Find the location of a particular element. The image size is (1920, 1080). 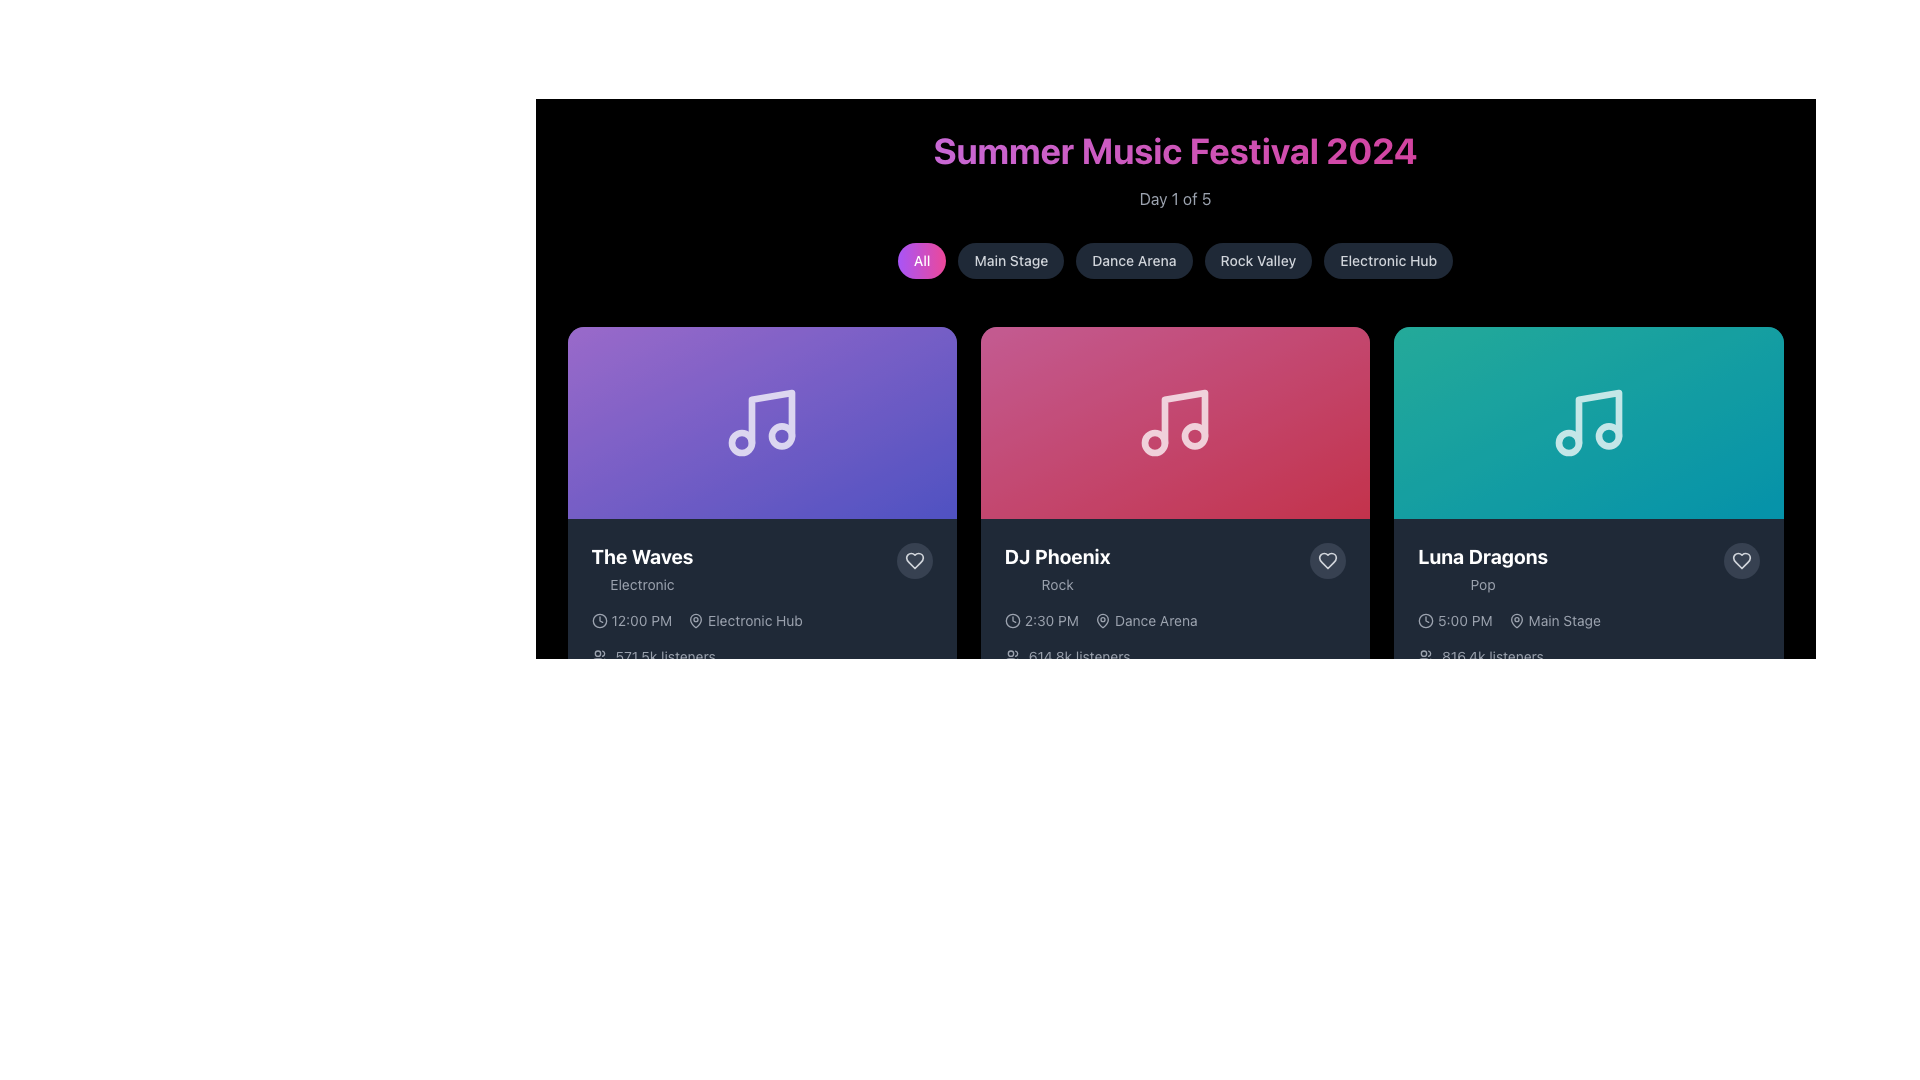

the text label descriptor indicating the music genre for the artist 'DJ Phoenix', which is positioned at the lower section of the artist's card, centrally aligned within the card is located at coordinates (1056, 585).